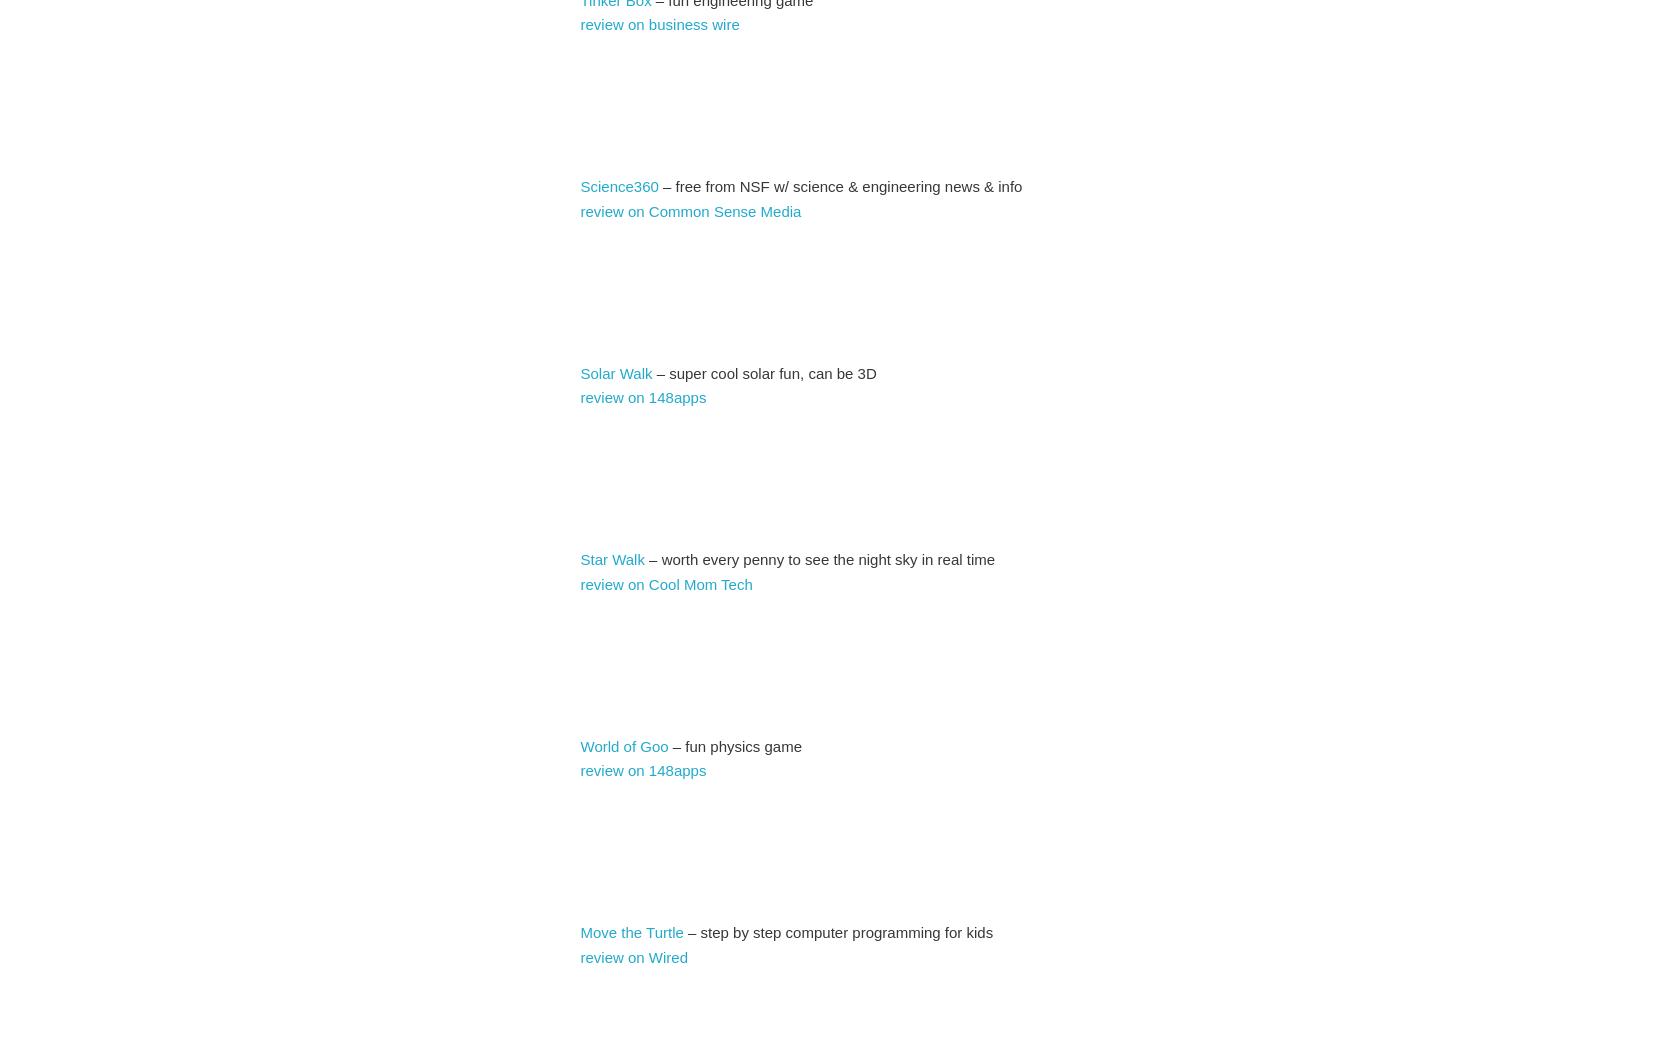  Describe the element at coordinates (644, 559) in the screenshot. I see `'– worth every penny to see the night sky in real time'` at that location.